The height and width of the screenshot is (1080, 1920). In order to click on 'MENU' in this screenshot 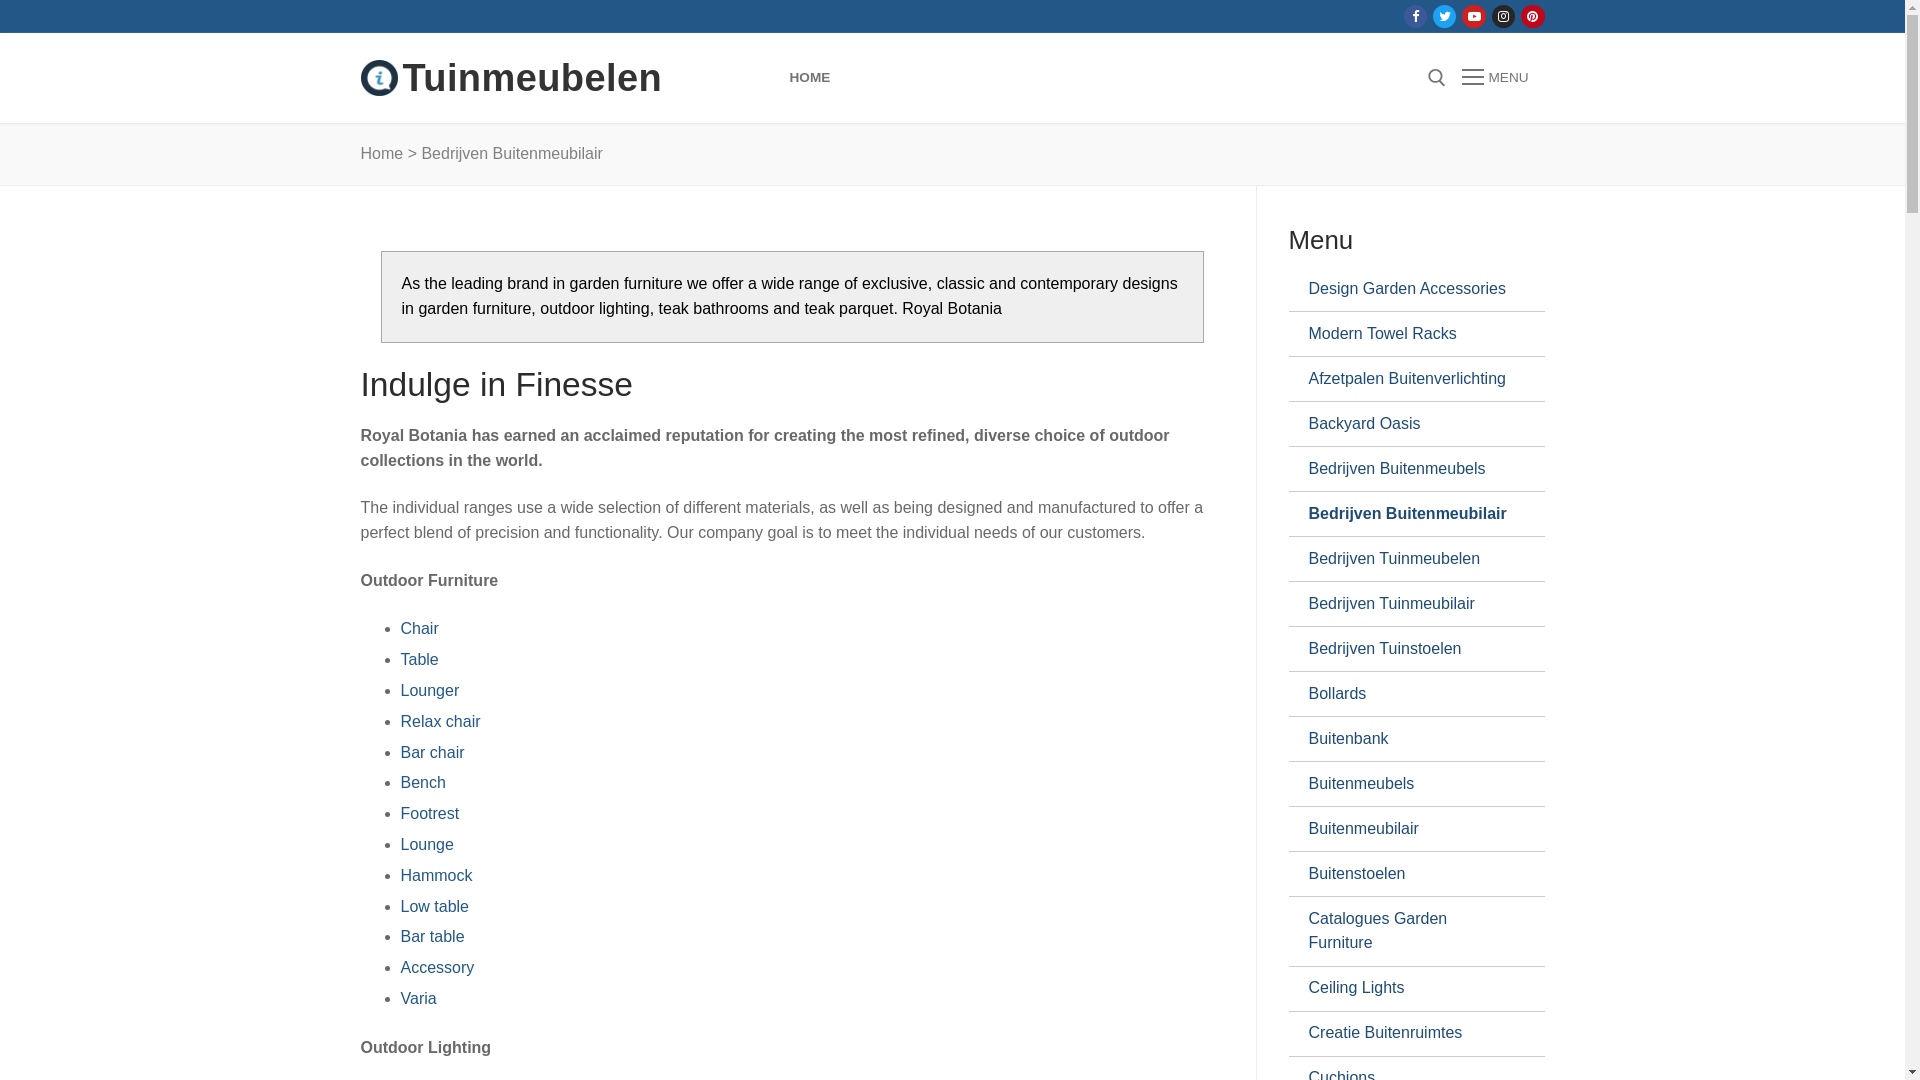, I will do `click(1494, 76)`.